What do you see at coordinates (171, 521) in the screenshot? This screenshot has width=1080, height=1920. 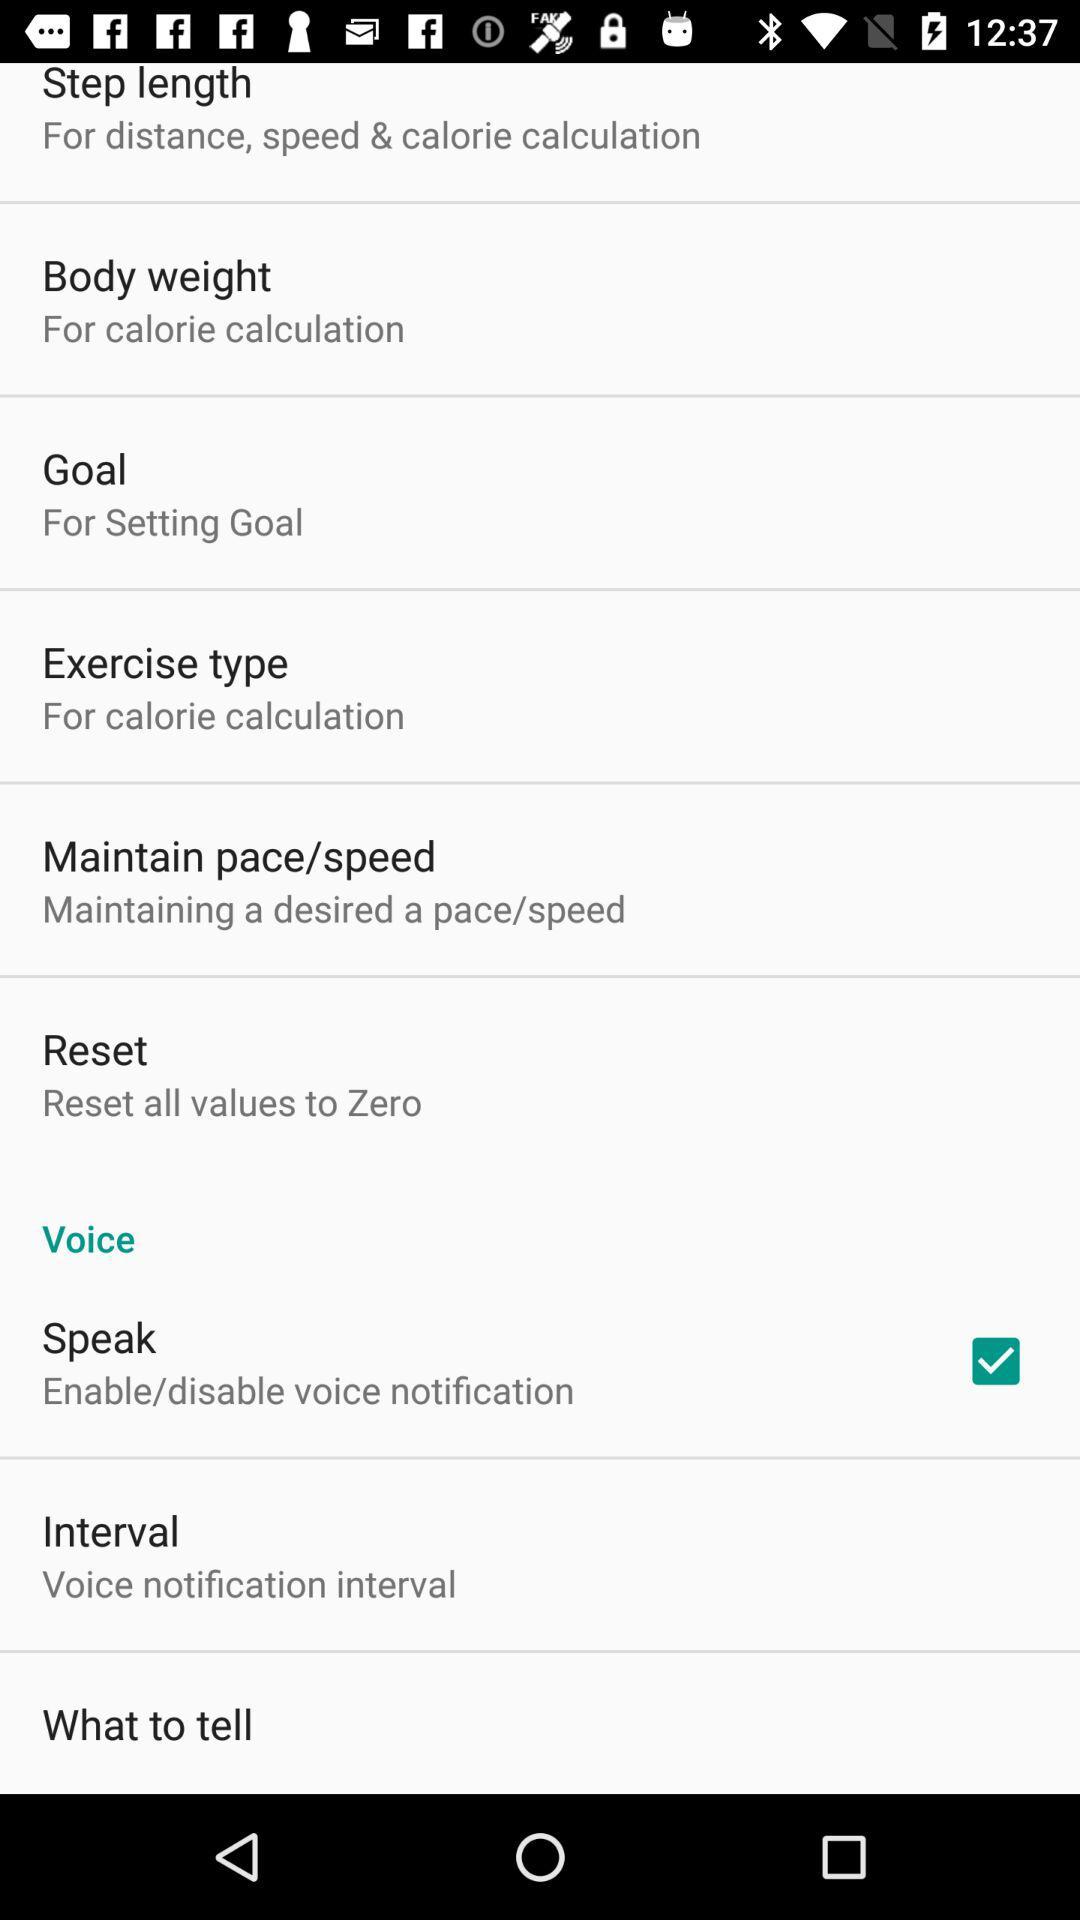 I see `app below goal icon` at bounding box center [171, 521].